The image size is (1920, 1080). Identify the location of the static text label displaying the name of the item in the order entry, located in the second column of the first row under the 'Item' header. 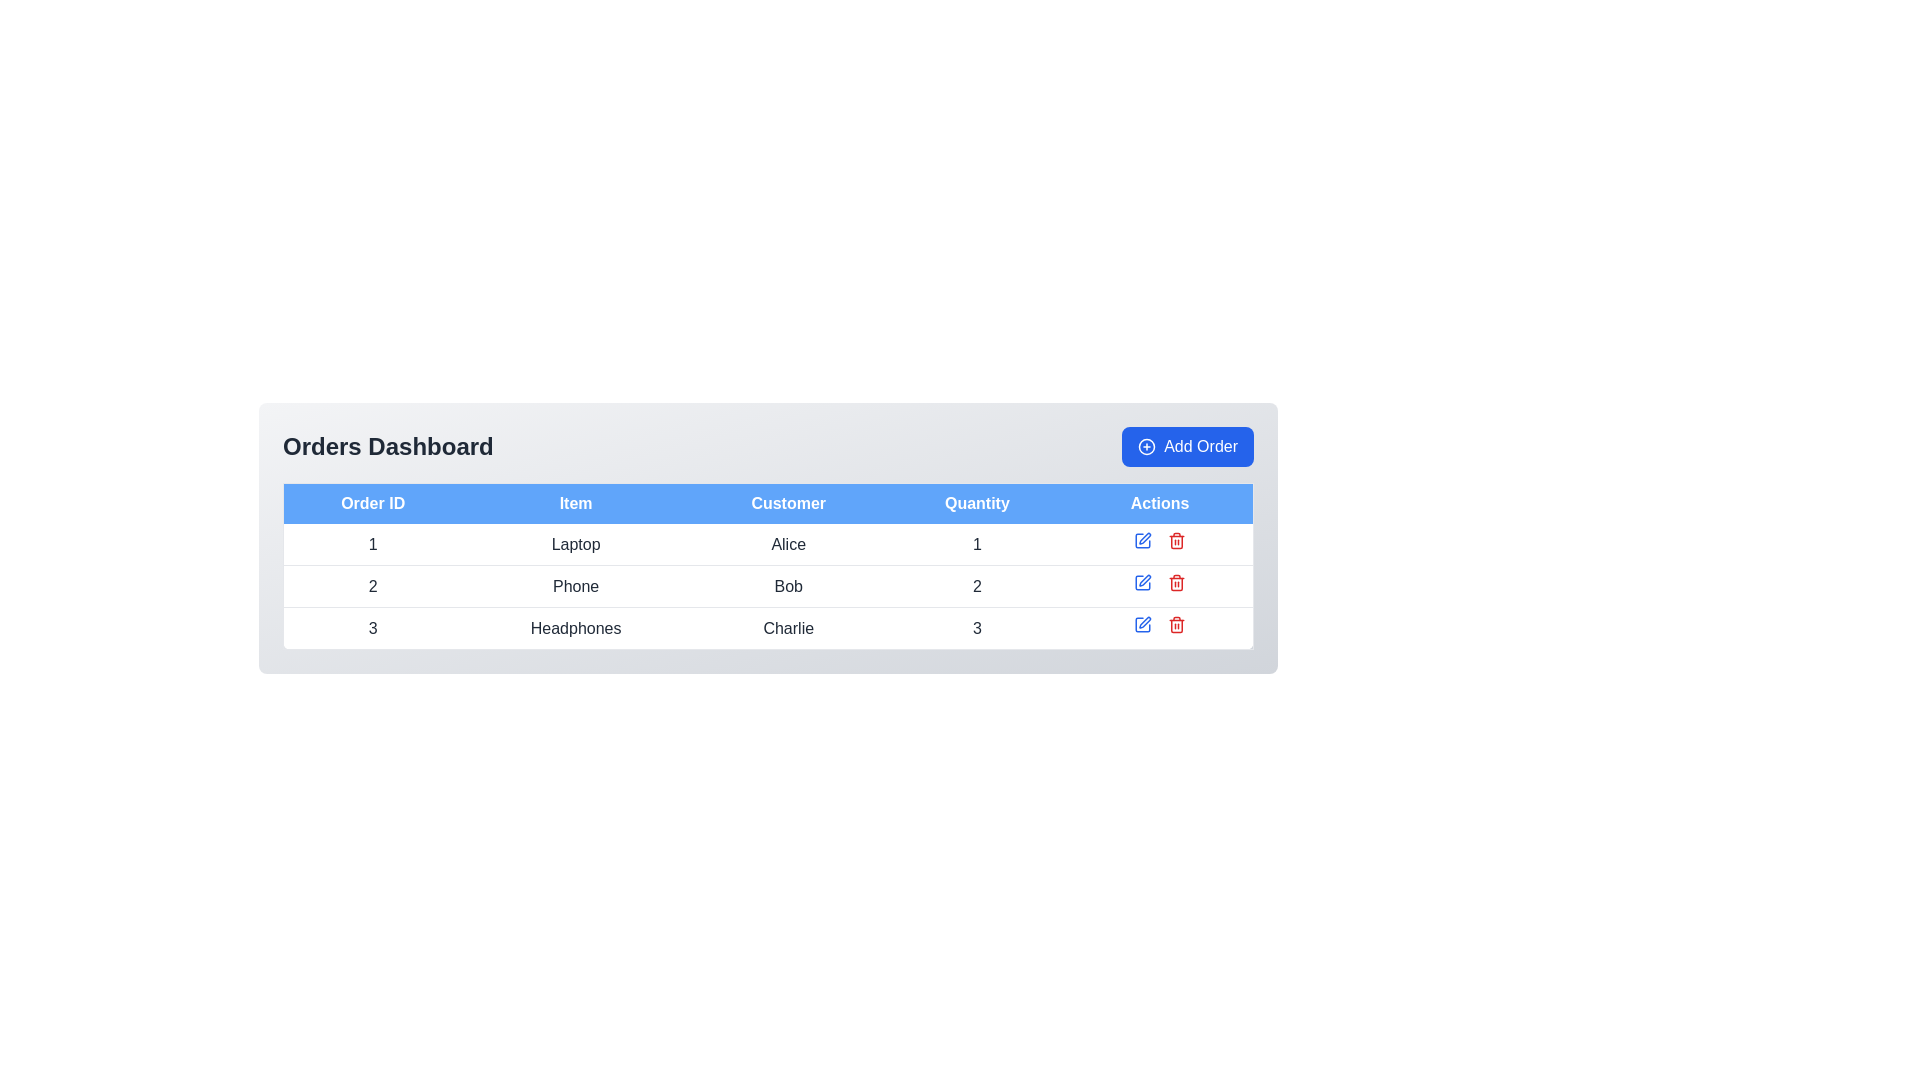
(575, 544).